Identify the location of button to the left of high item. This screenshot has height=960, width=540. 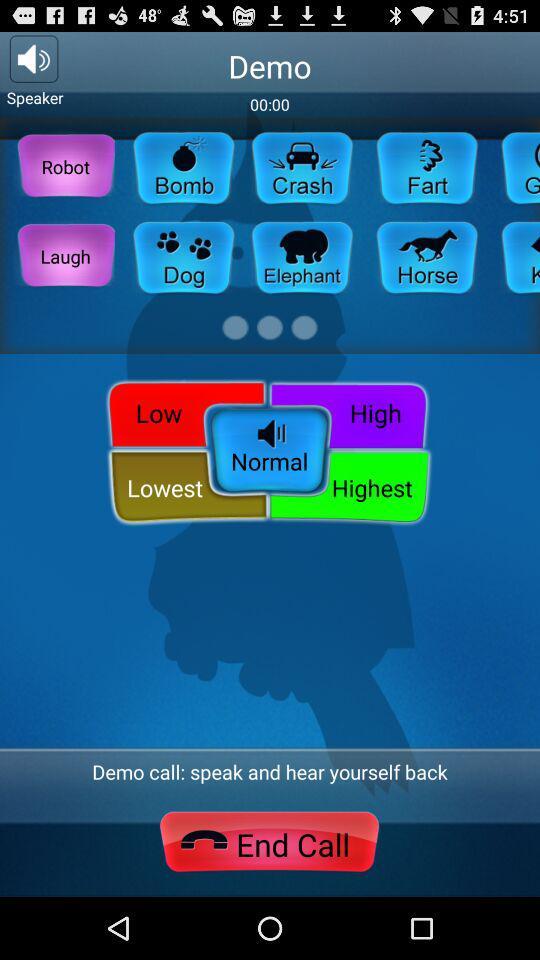
(182, 411).